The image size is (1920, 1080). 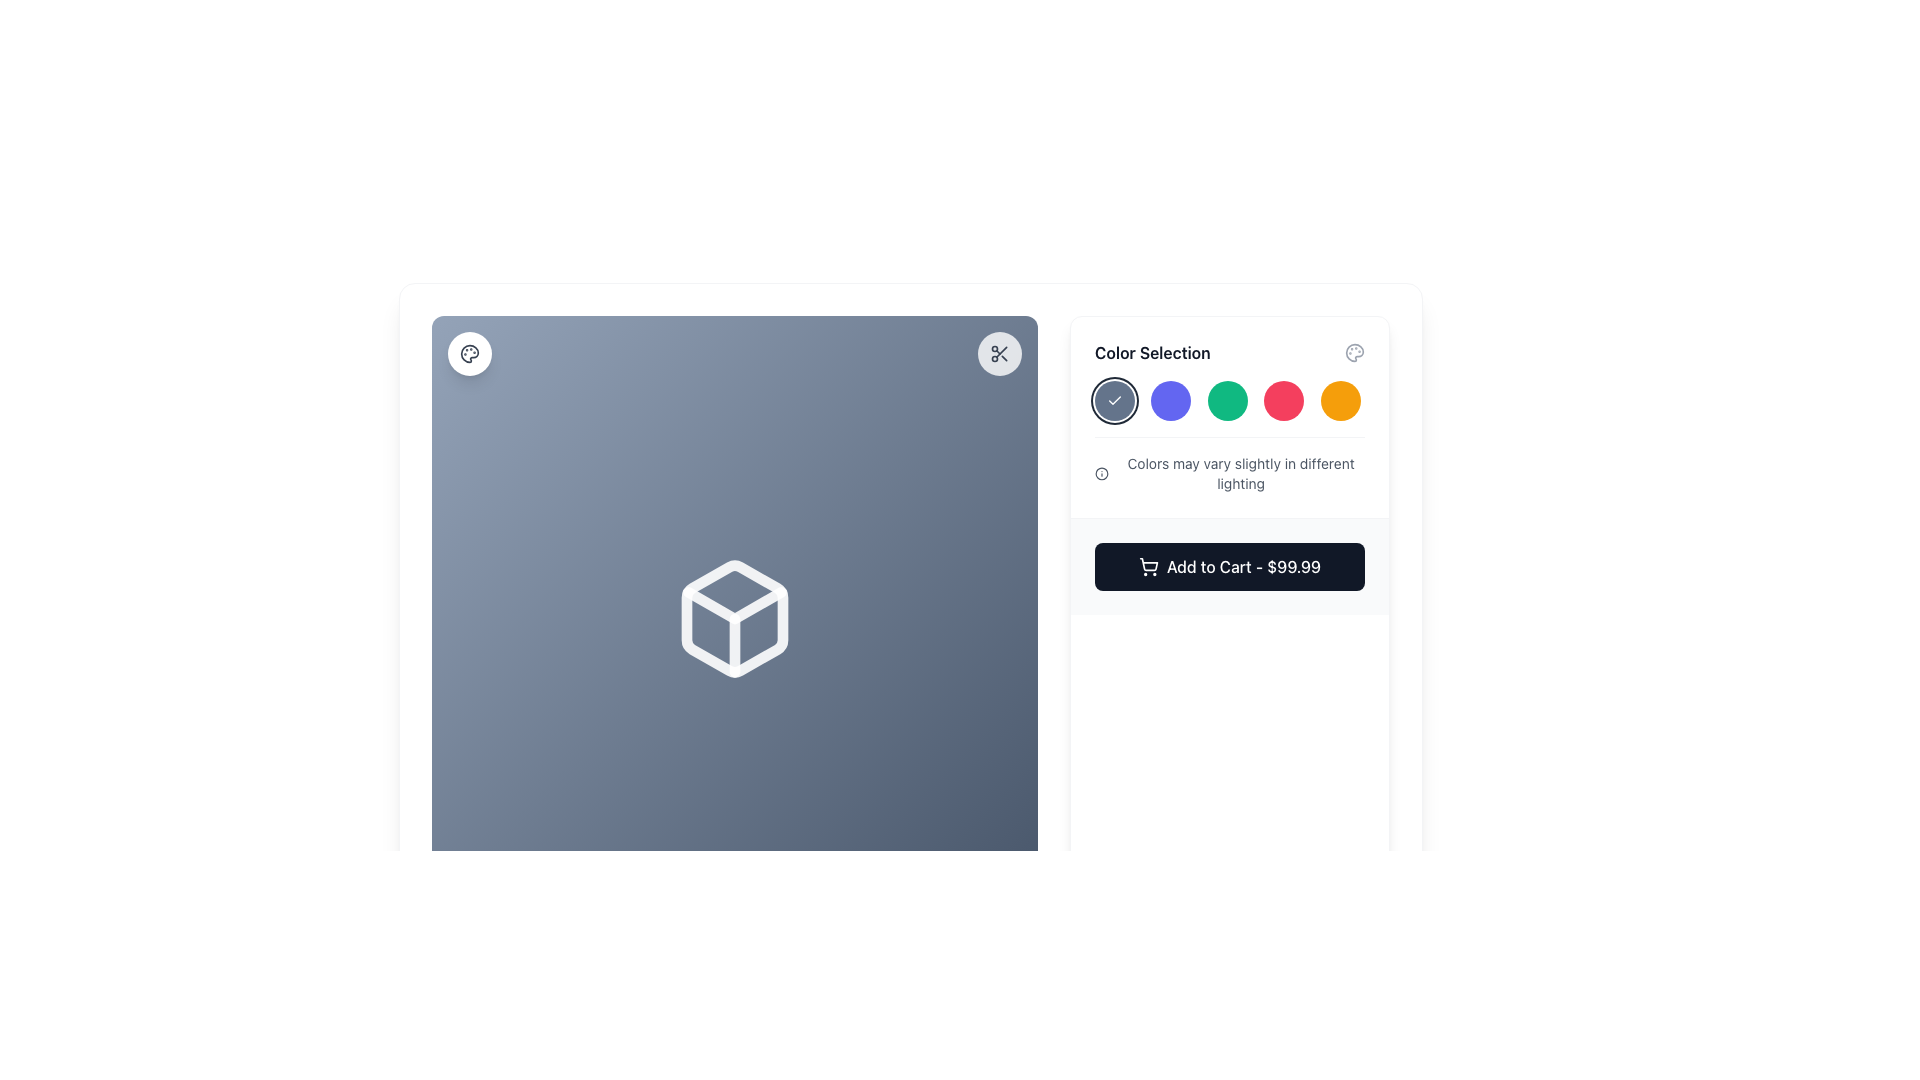 I want to click on the Color selector component located in the 'Color Selection' section of the right panel, so click(x=1228, y=401).